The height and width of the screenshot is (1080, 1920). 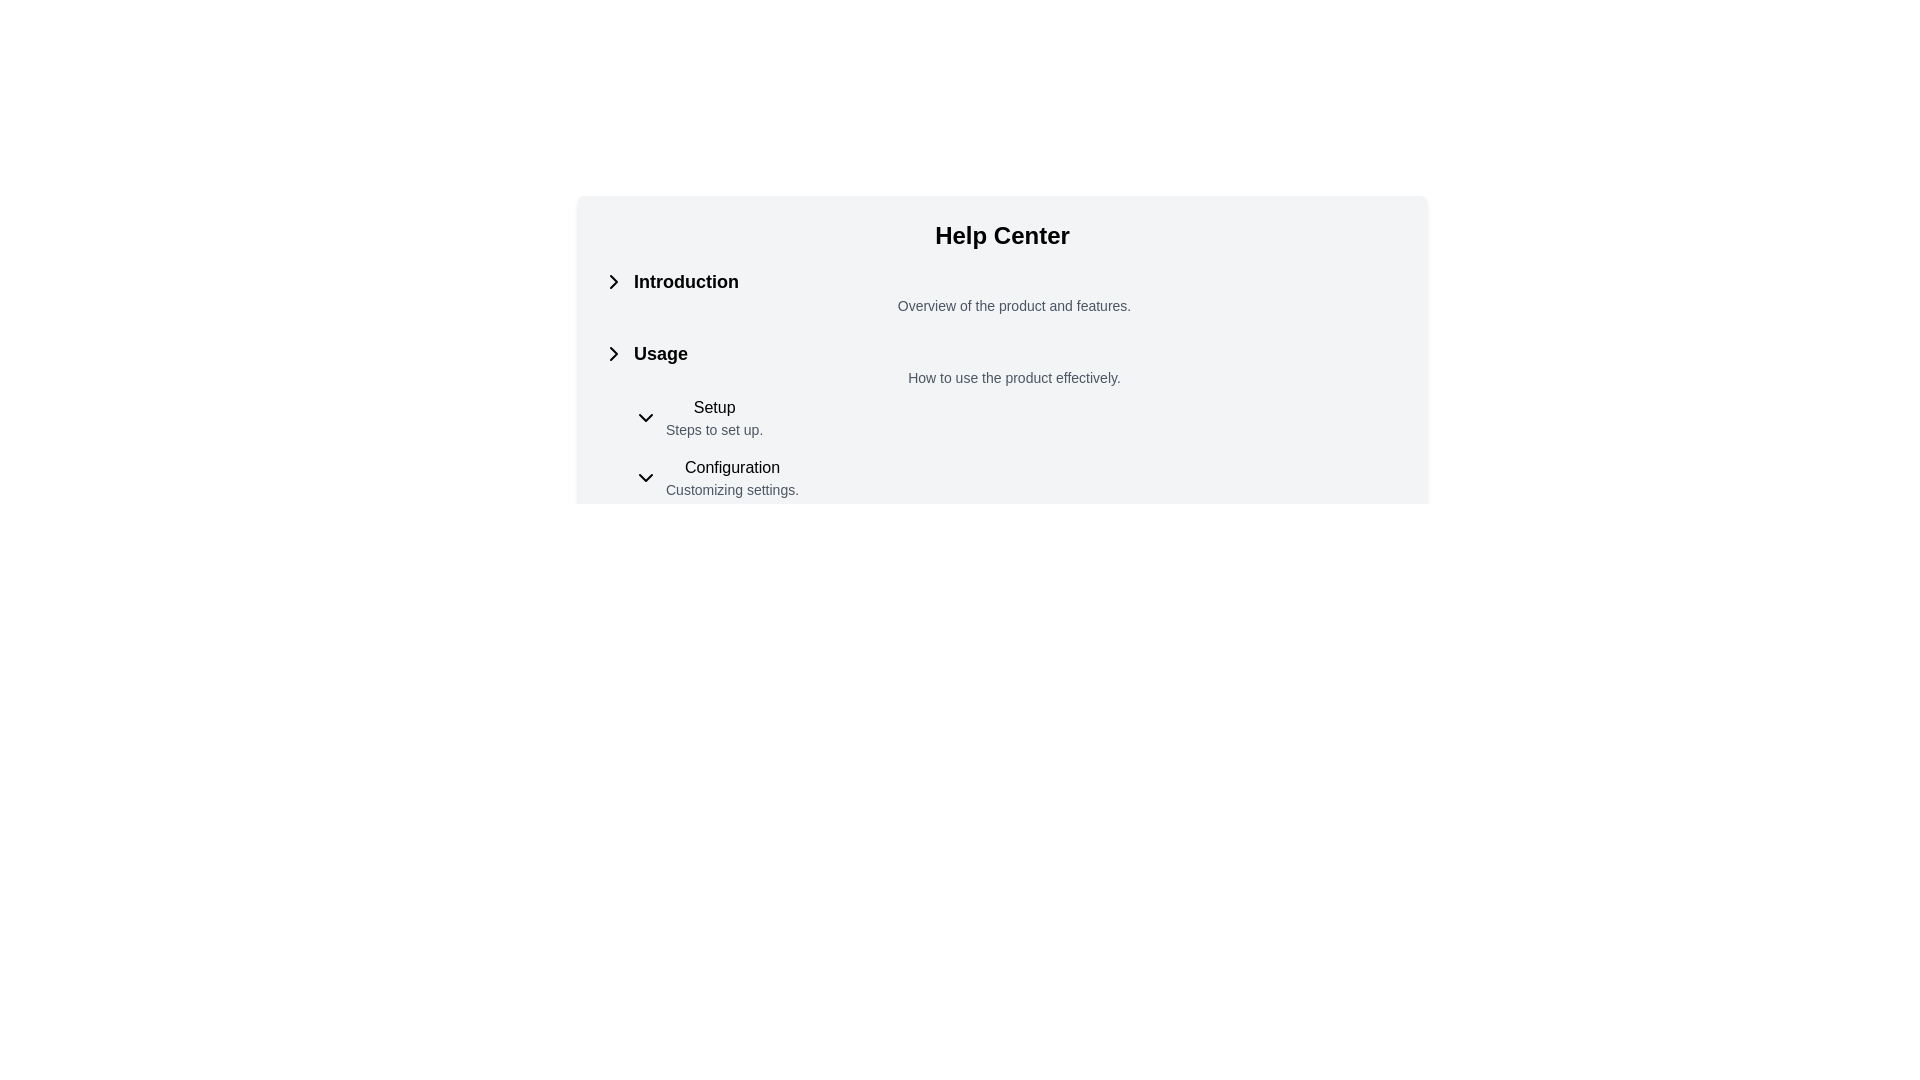 I want to click on description text of the 'Introduction' section header located near the top of the interface under 'Help Center', so click(x=1002, y=292).